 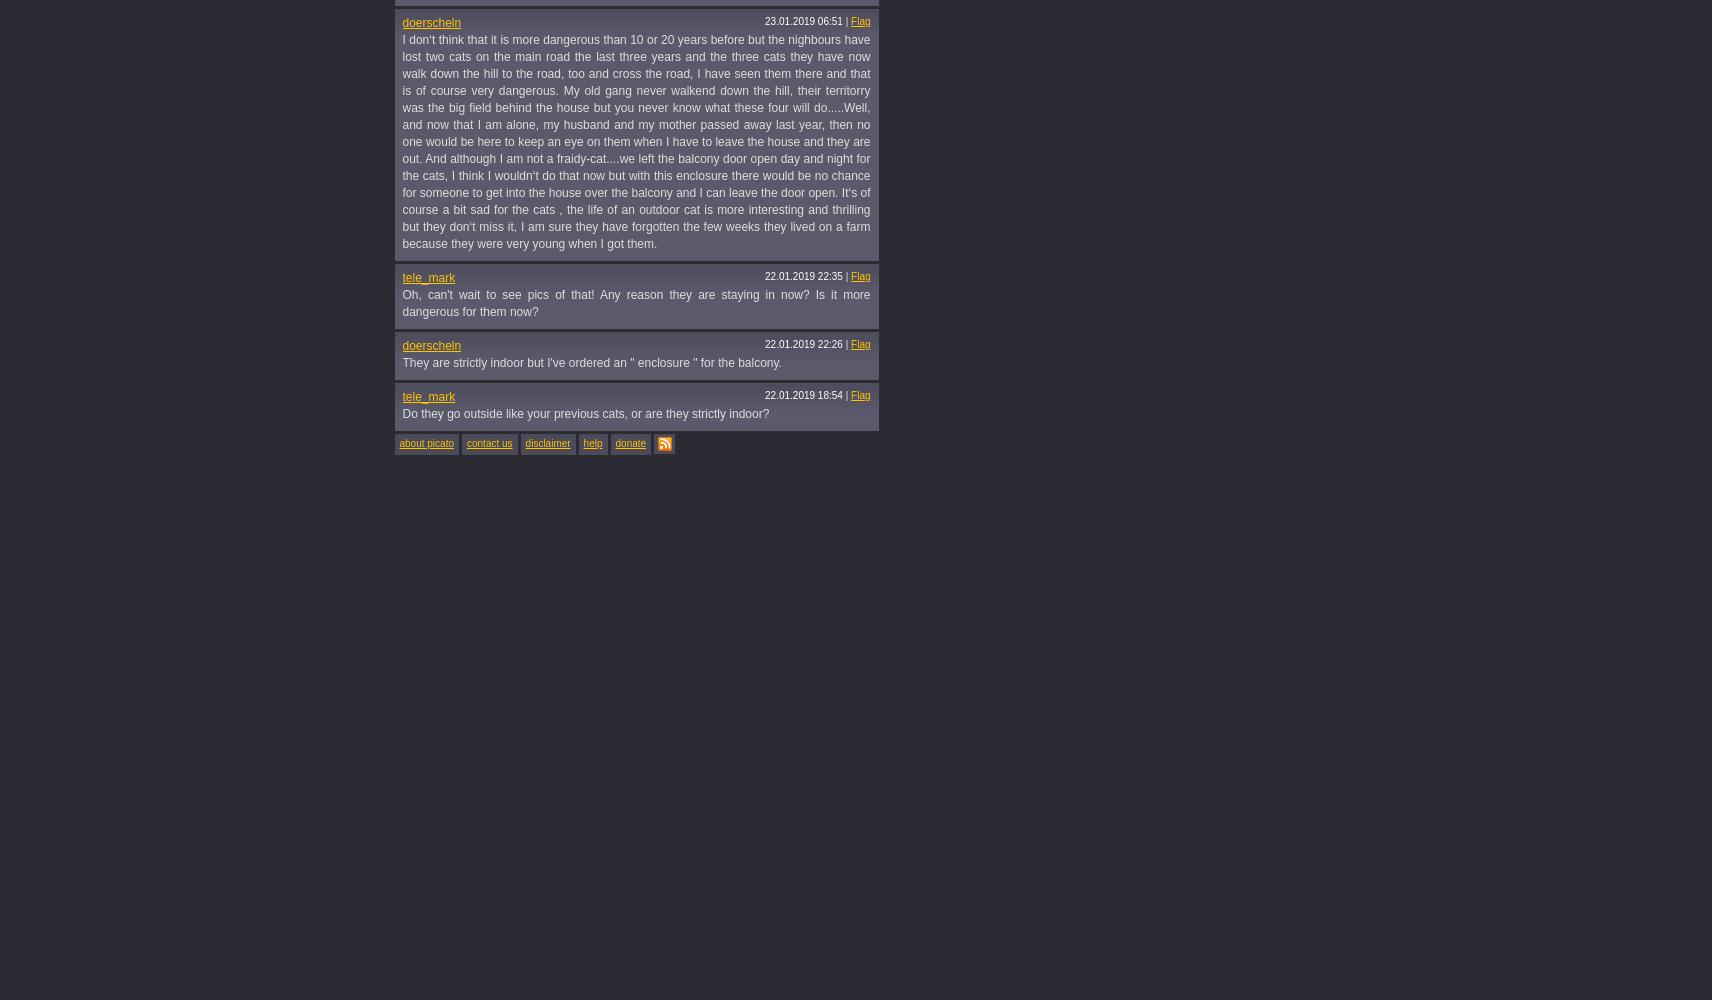 What do you see at coordinates (401, 414) in the screenshot?
I see `'Do they go outside like your previous cats, or are they strictly indoor?'` at bounding box center [401, 414].